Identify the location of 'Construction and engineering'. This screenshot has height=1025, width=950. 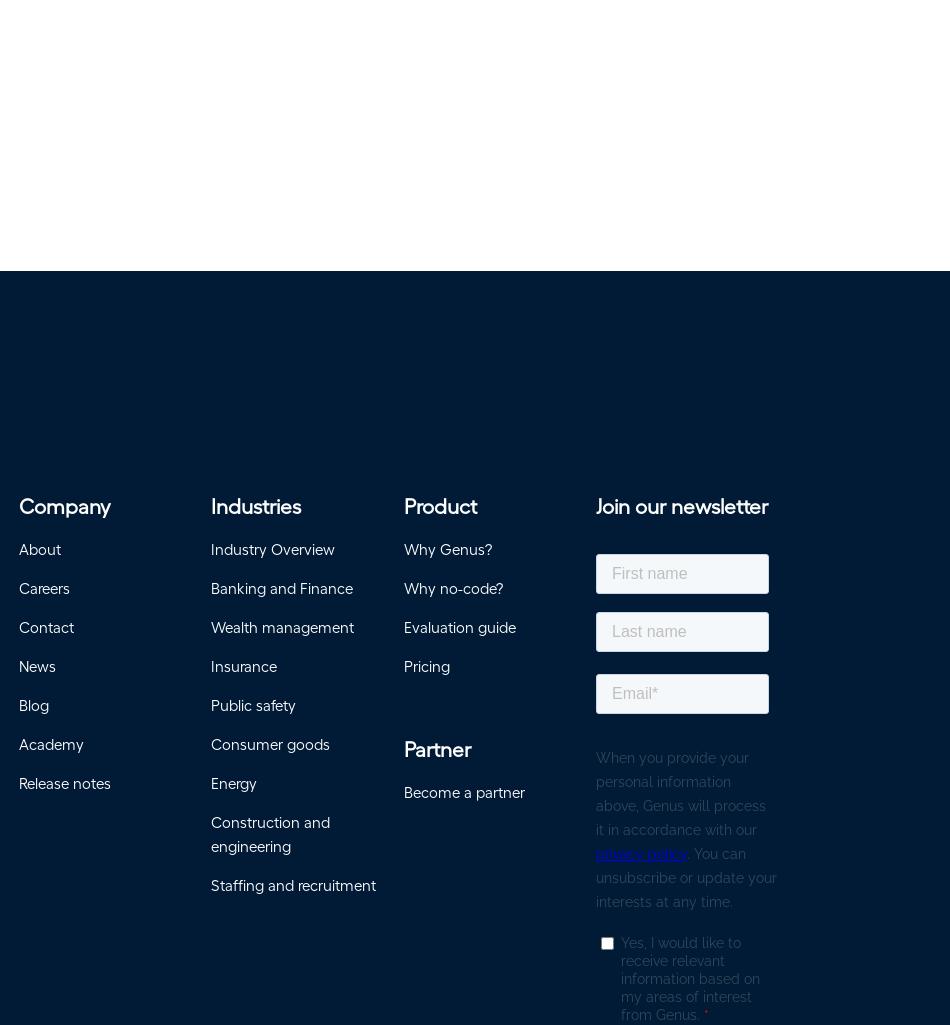
(269, 841).